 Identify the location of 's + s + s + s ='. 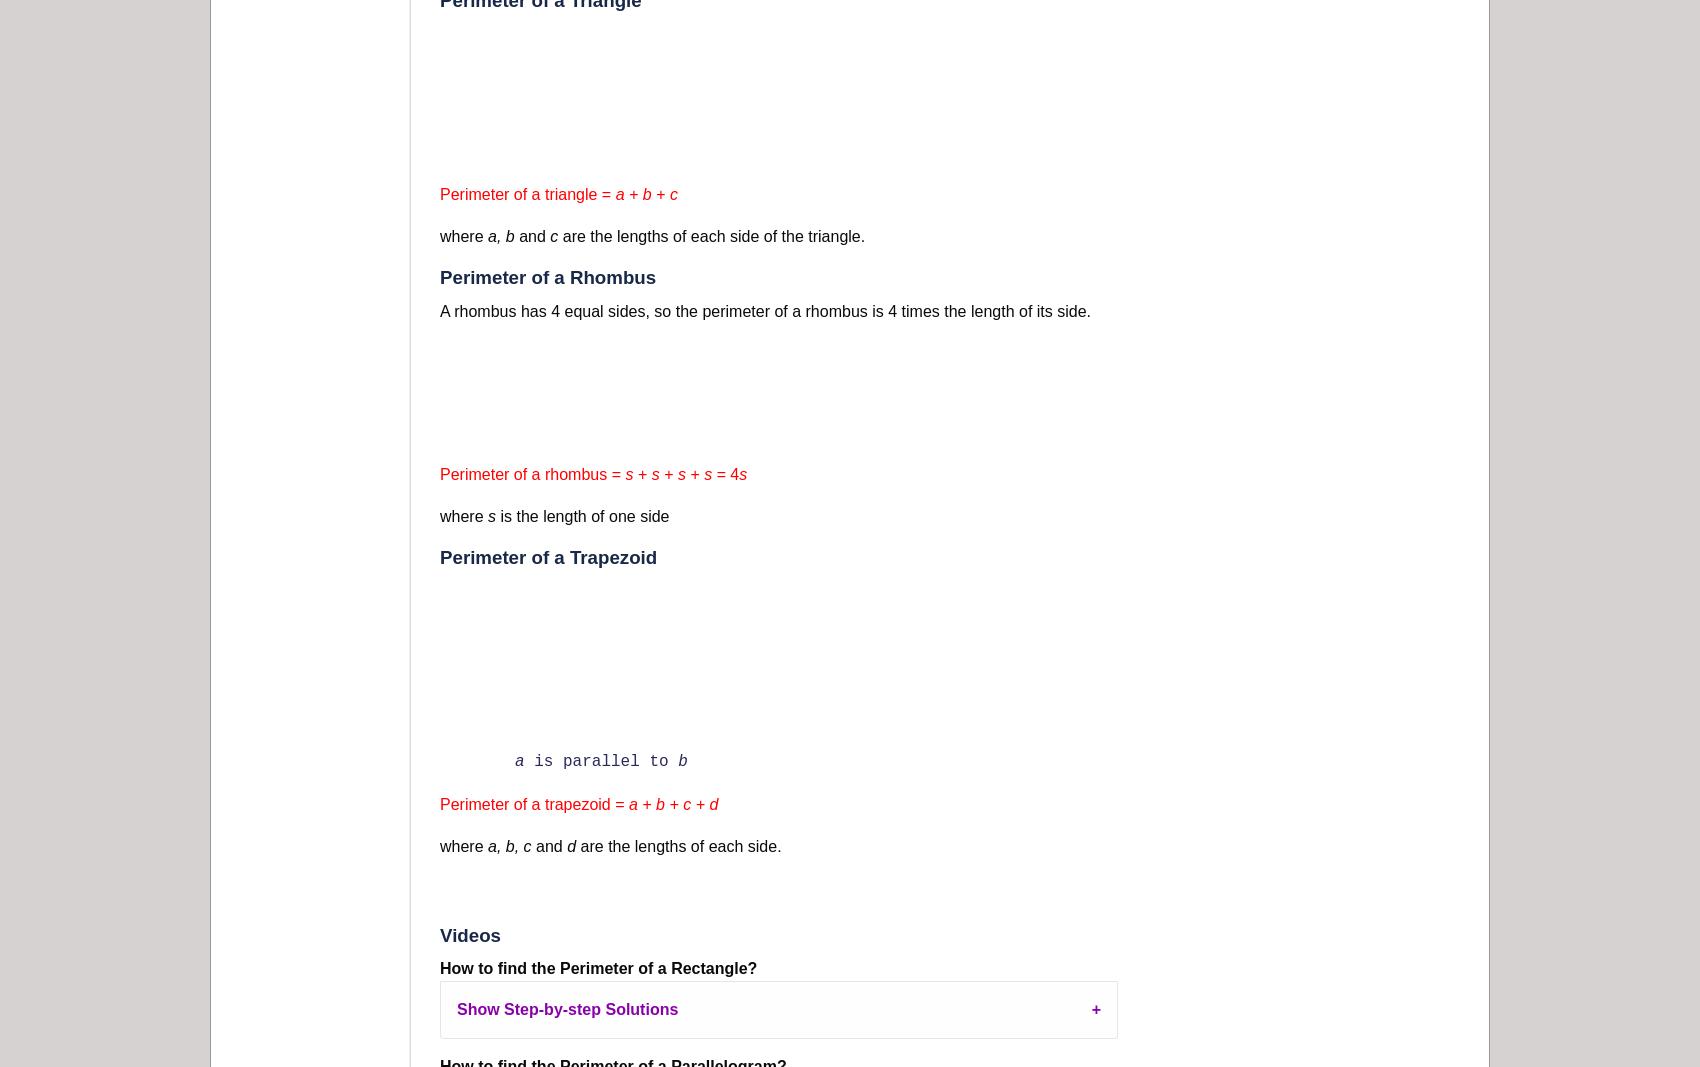
(677, 473).